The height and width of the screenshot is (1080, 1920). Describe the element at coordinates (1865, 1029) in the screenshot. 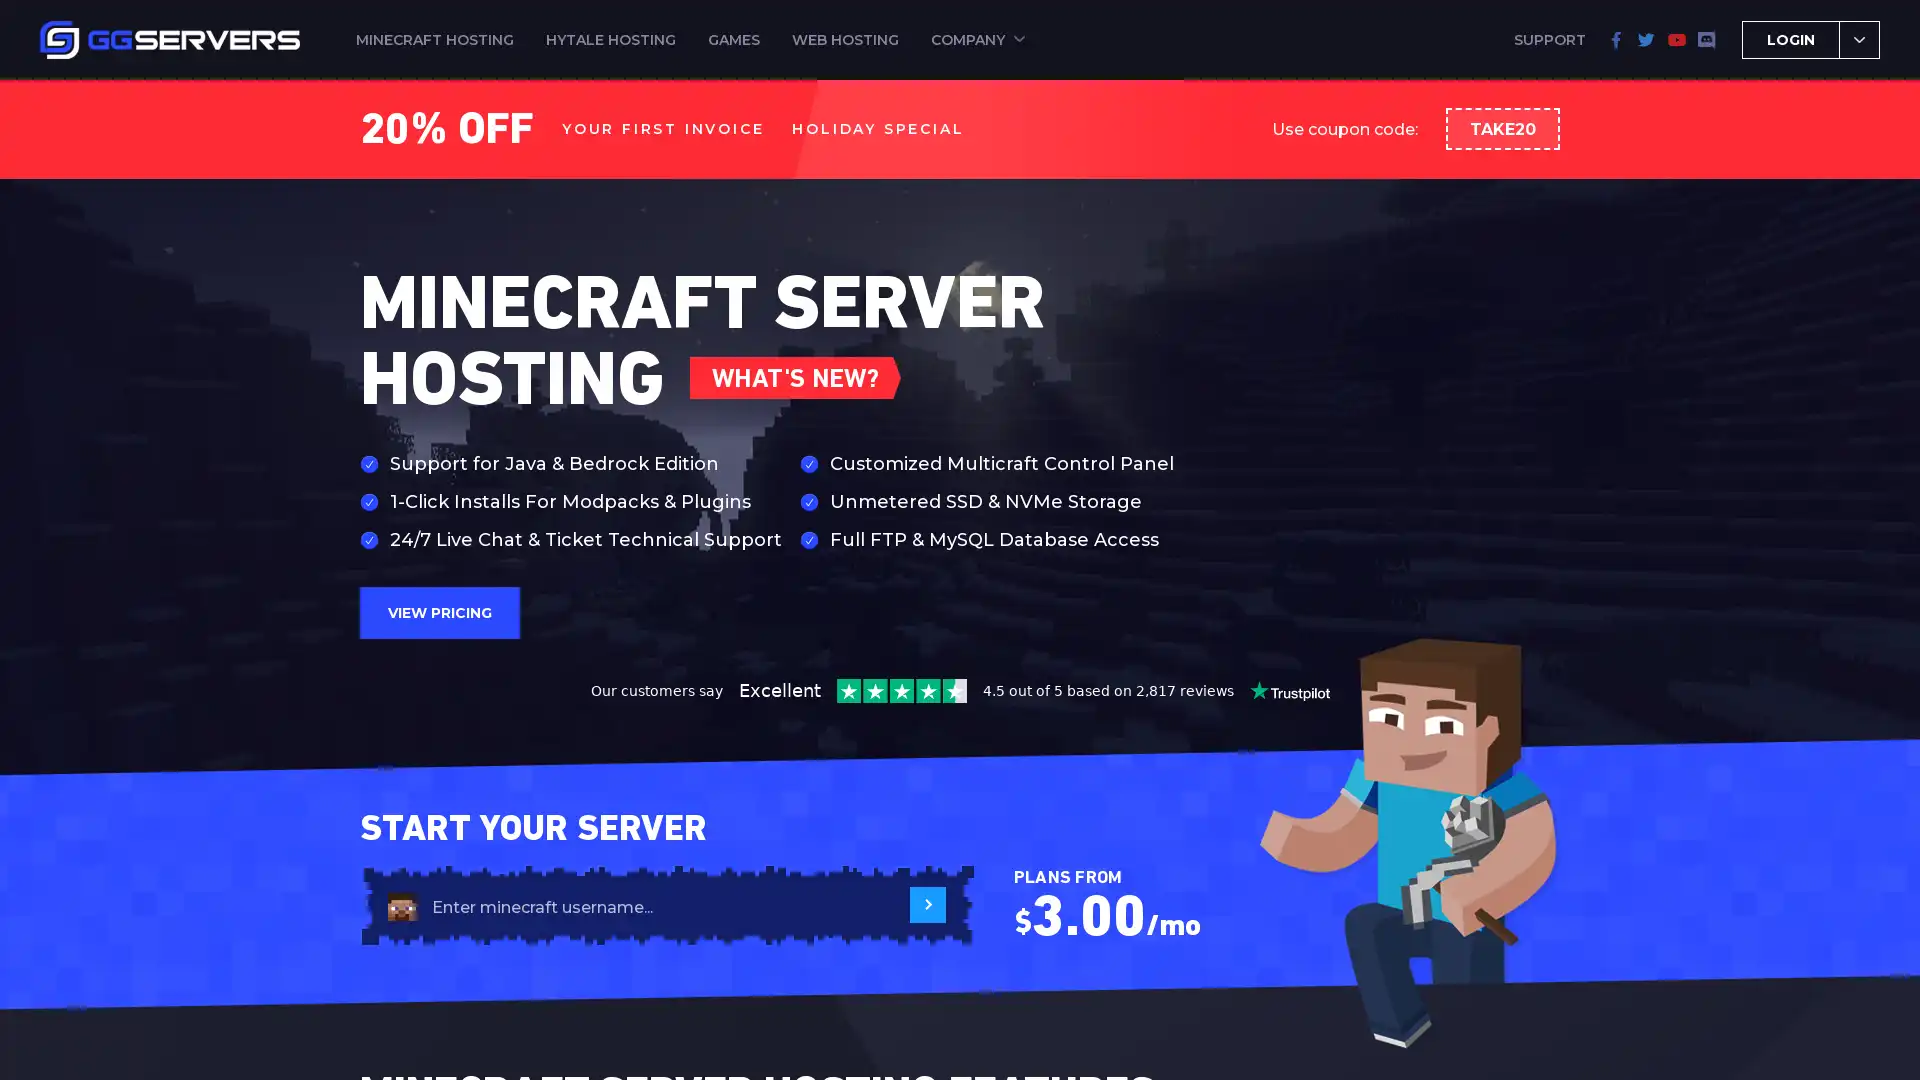

I see `GGServers Support Support is online. Come Chat With Us!` at that location.